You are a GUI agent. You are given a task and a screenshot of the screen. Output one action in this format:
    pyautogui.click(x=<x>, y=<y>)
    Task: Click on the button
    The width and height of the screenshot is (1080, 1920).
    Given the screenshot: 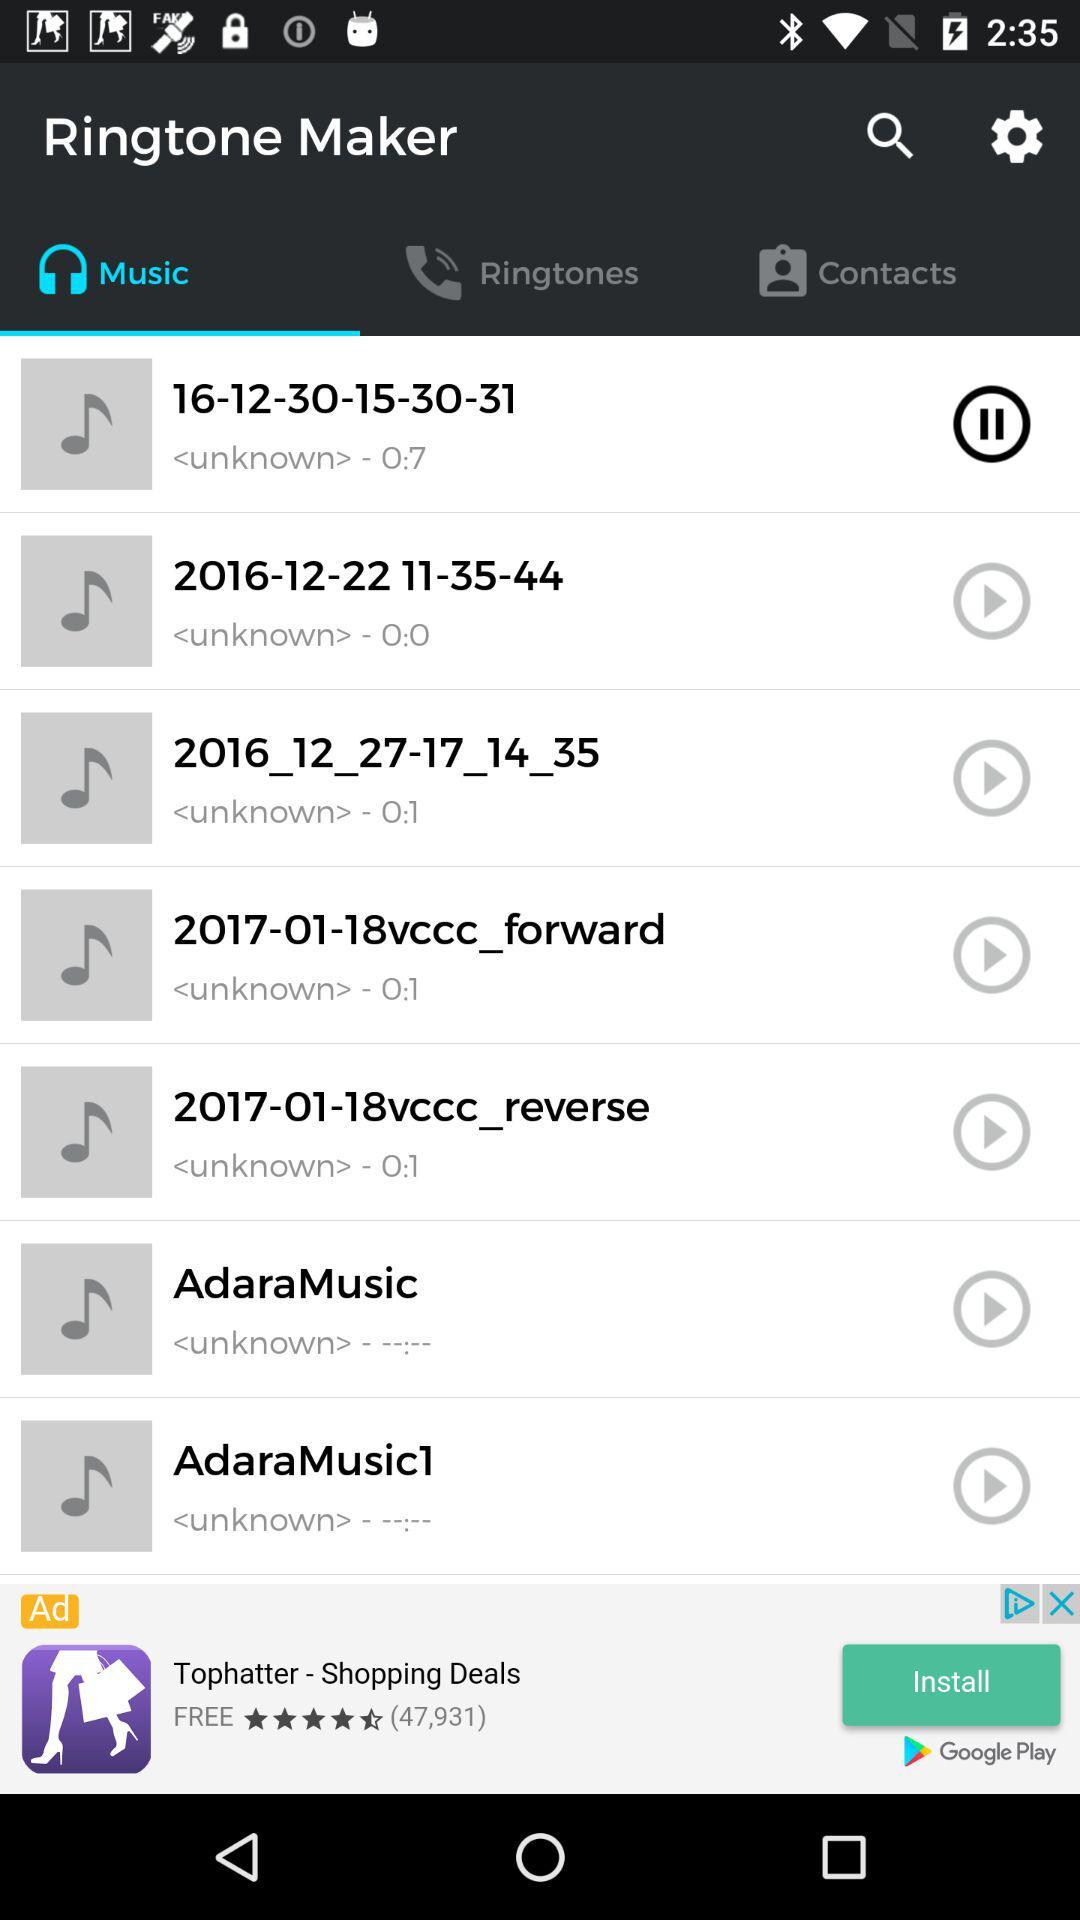 What is the action you would take?
    pyautogui.click(x=991, y=1132)
    